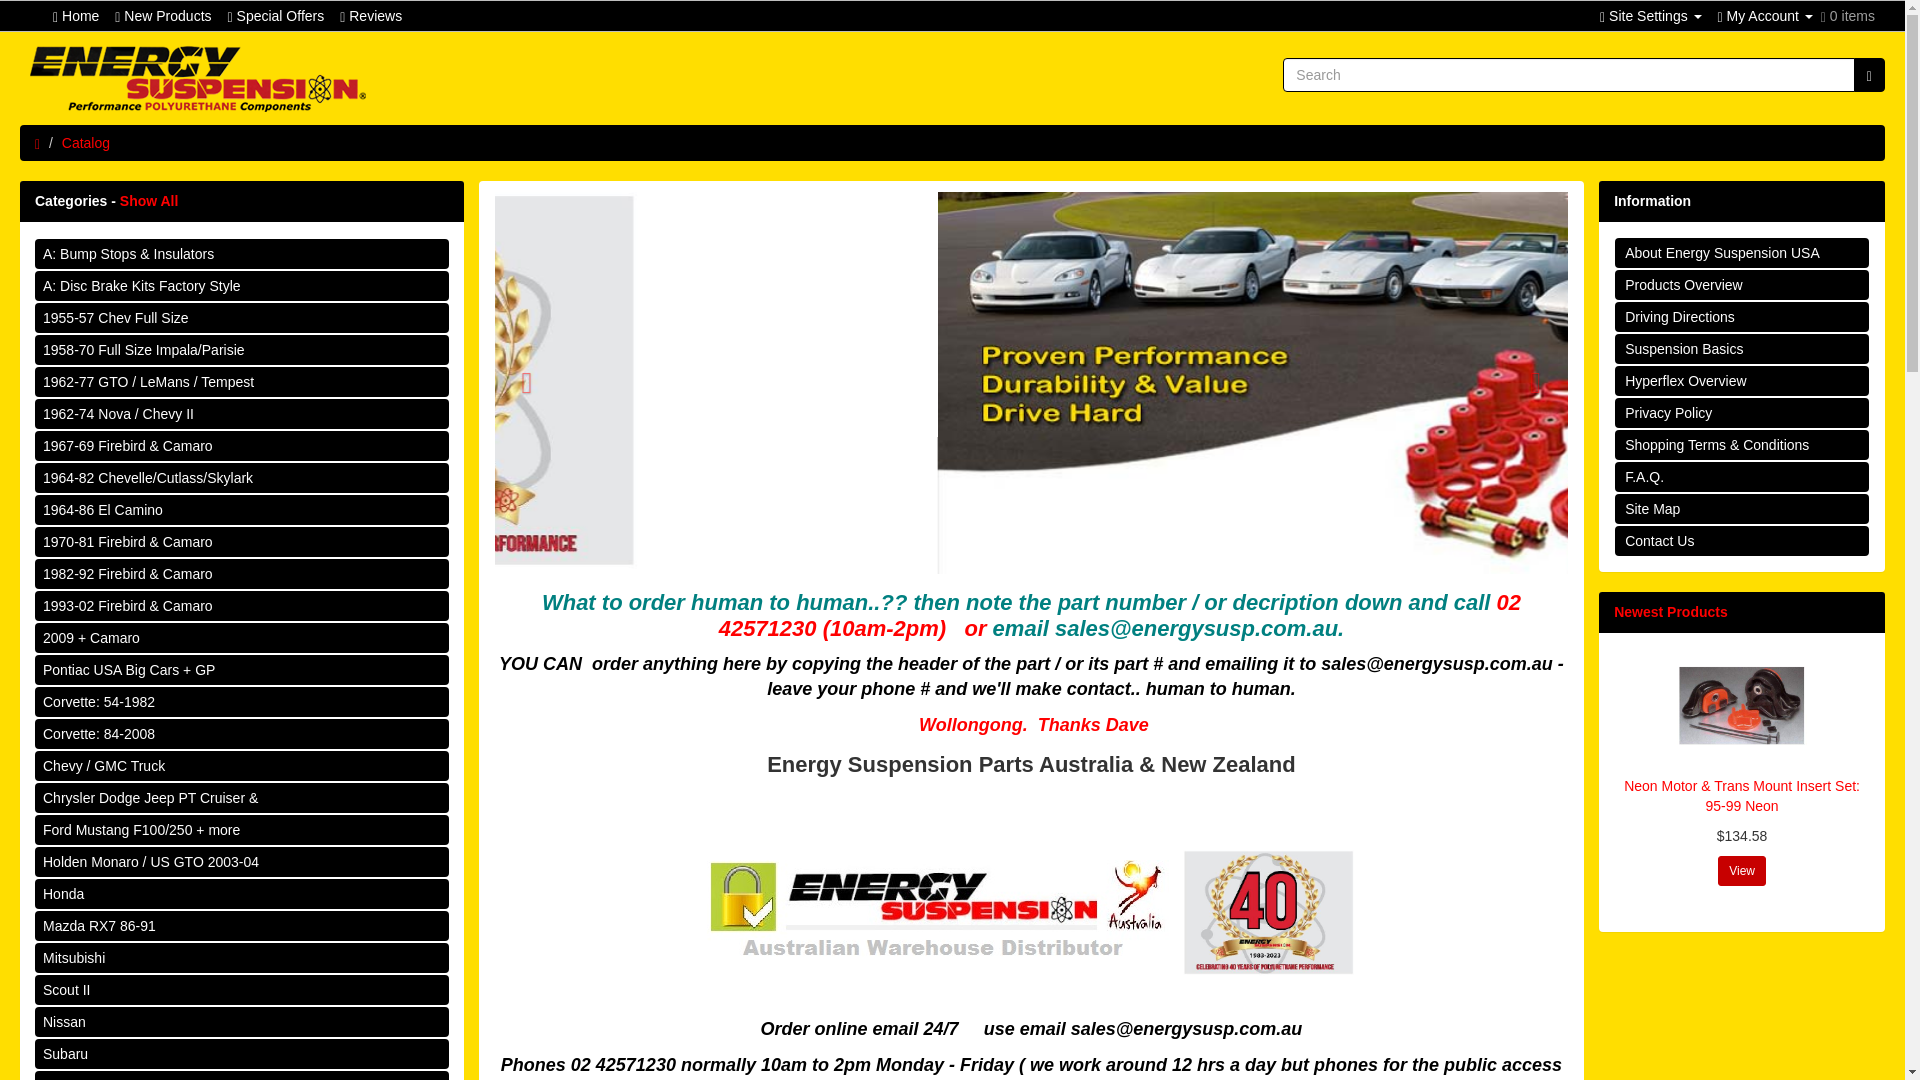 The image size is (1920, 1080). What do you see at coordinates (1741, 794) in the screenshot?
I see `'Neon Motor & Trans Mount Insert Set: 95-99 Neon'` at bounding box center [1741, 794].